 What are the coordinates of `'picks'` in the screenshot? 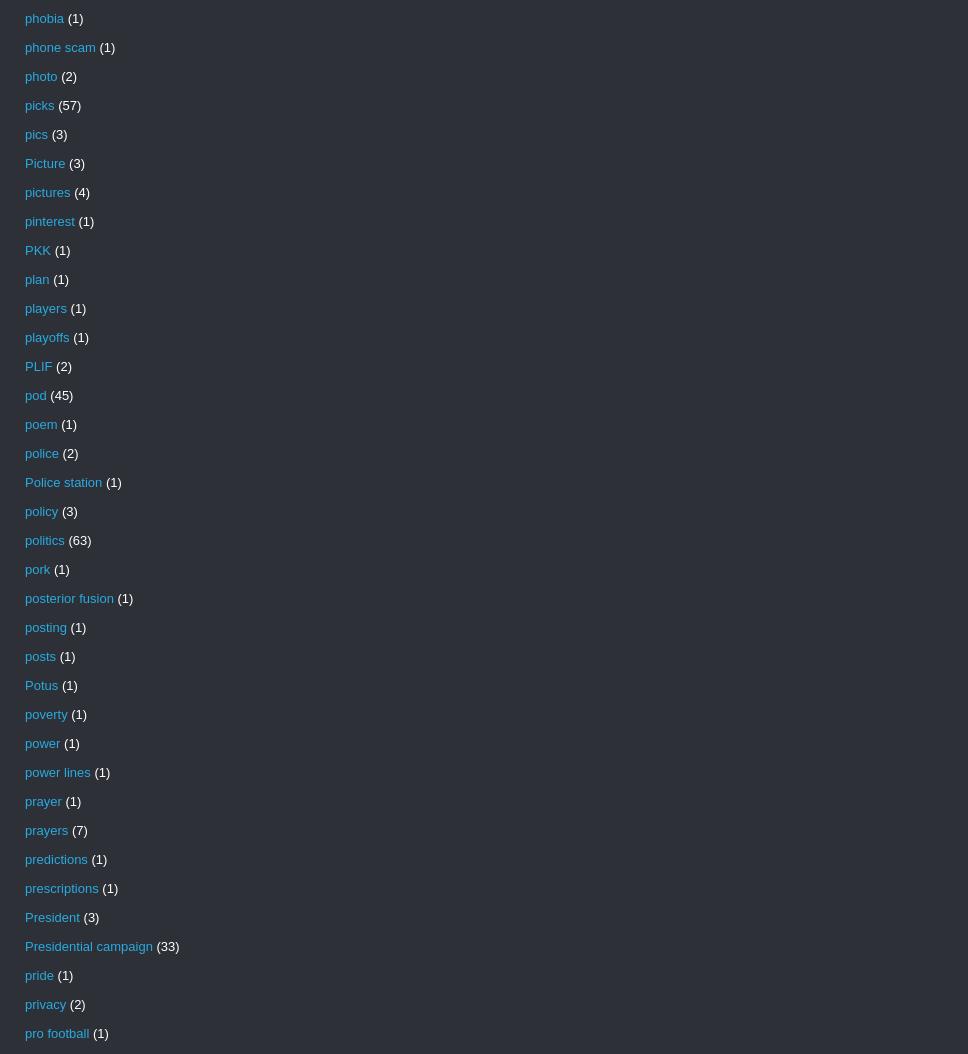 It's located at (39, 104).